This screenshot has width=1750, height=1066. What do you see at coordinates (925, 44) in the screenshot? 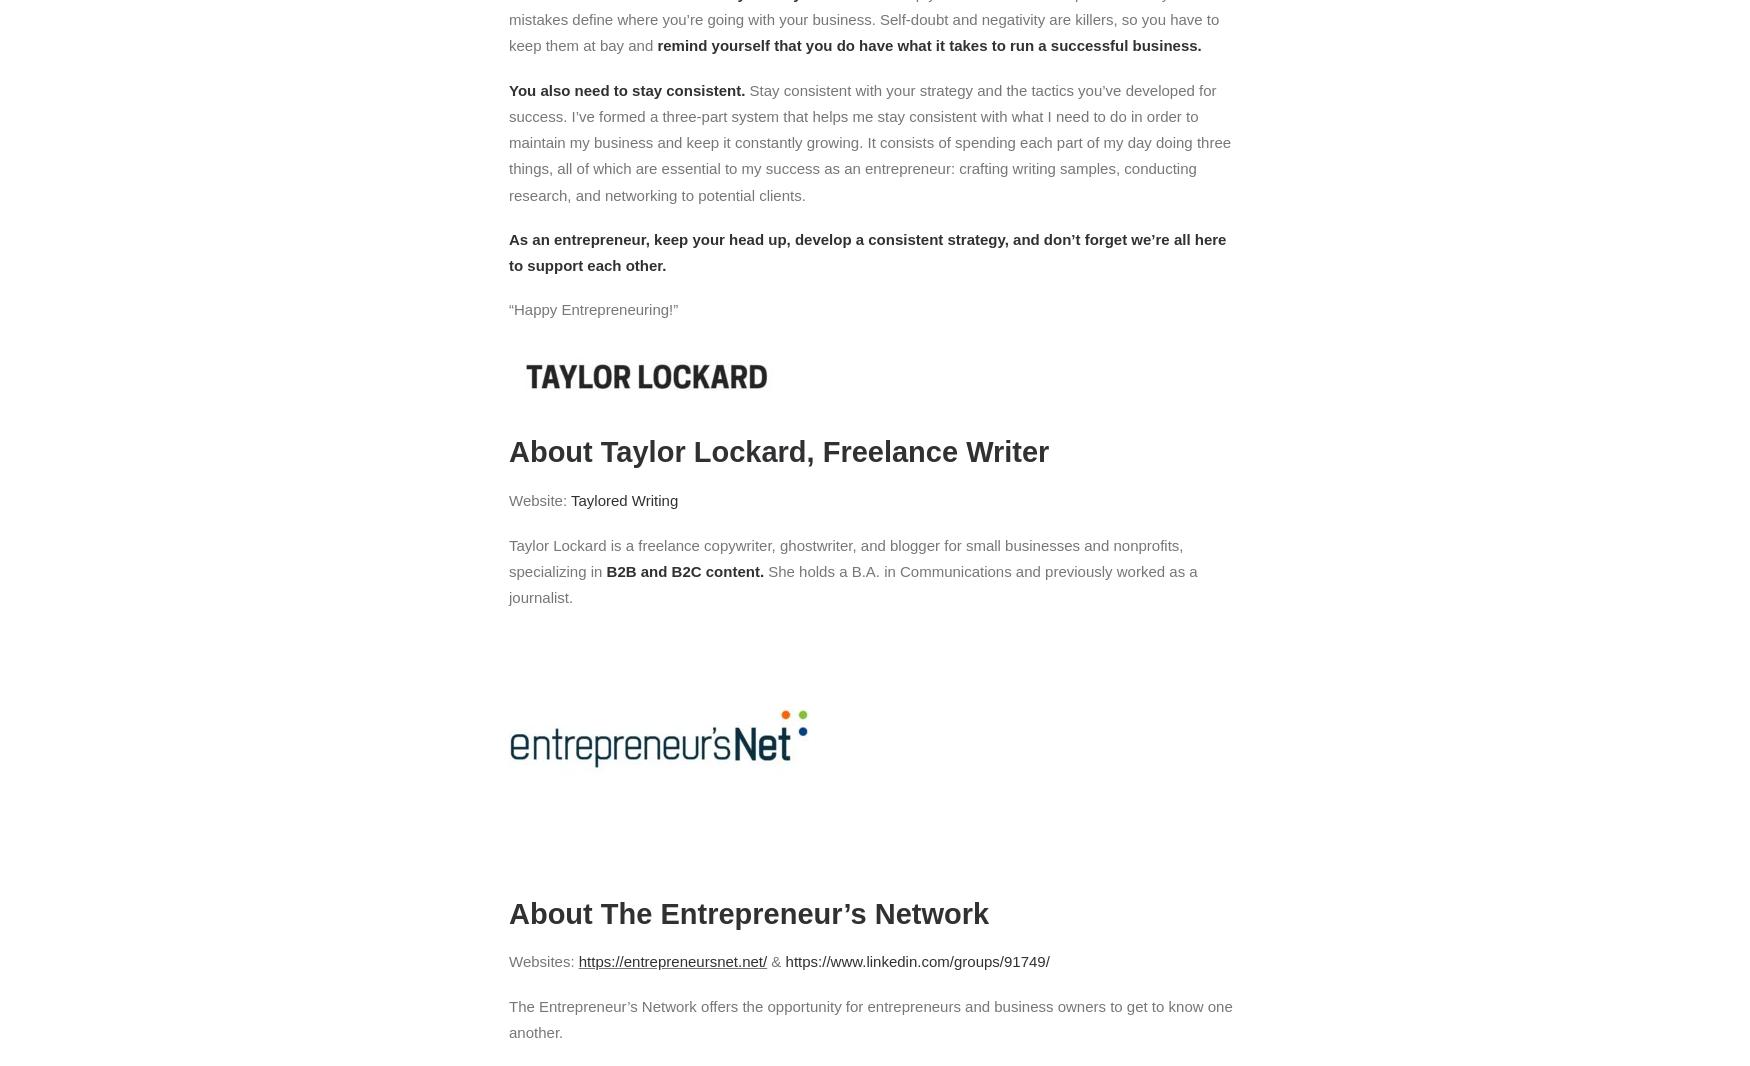
I see `'remind yourself that you do have what it takes to run a successful business.'` at bounding box center [925, 44].